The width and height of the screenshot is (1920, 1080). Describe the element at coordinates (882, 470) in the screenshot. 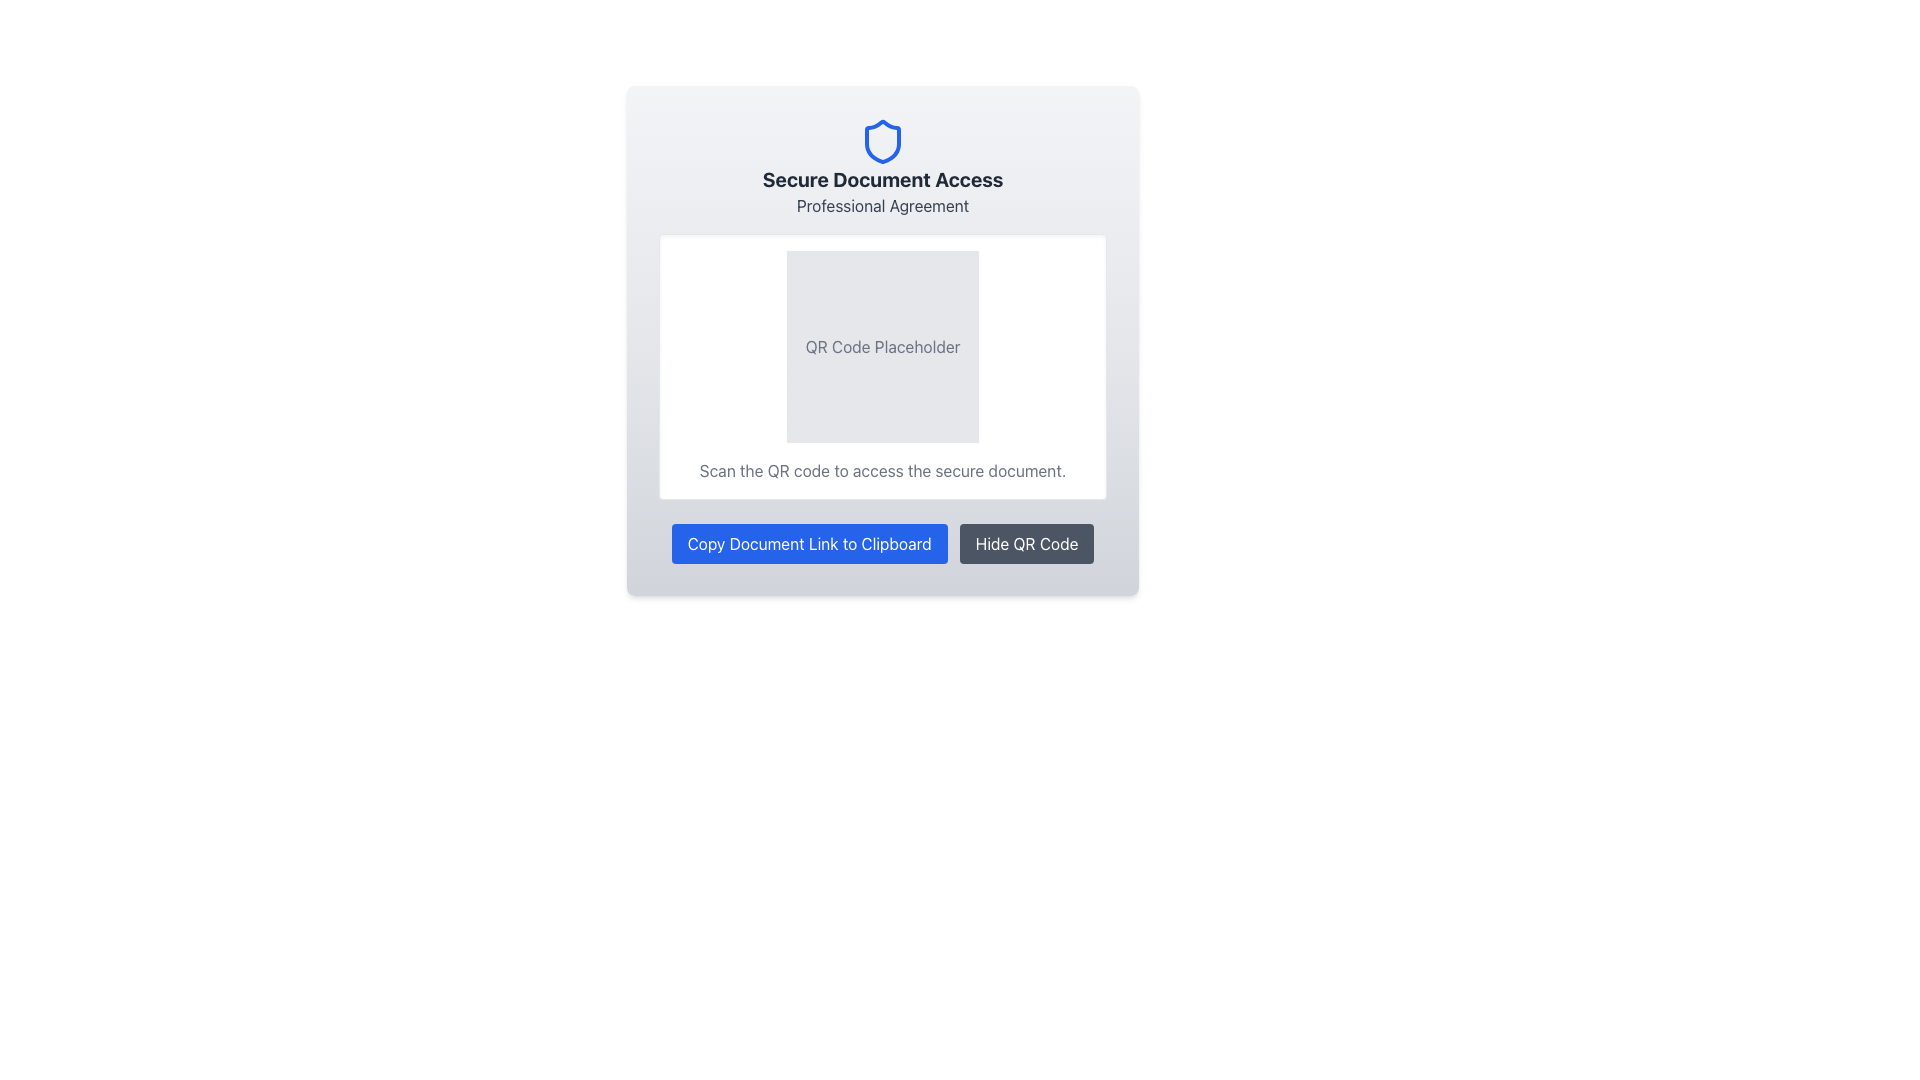

I see `the text label that reads 'Scan the QR code` at that location.